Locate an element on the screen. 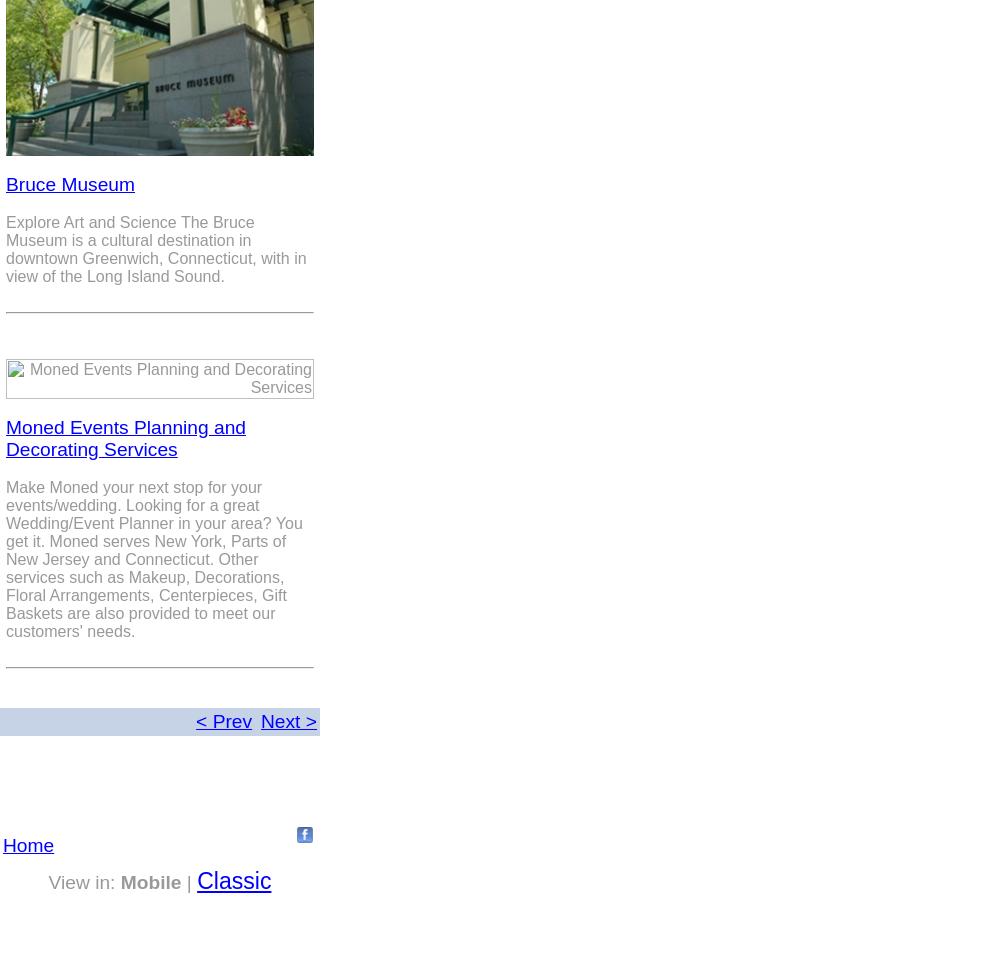  'Next >' is located at coordinates (261, 721).